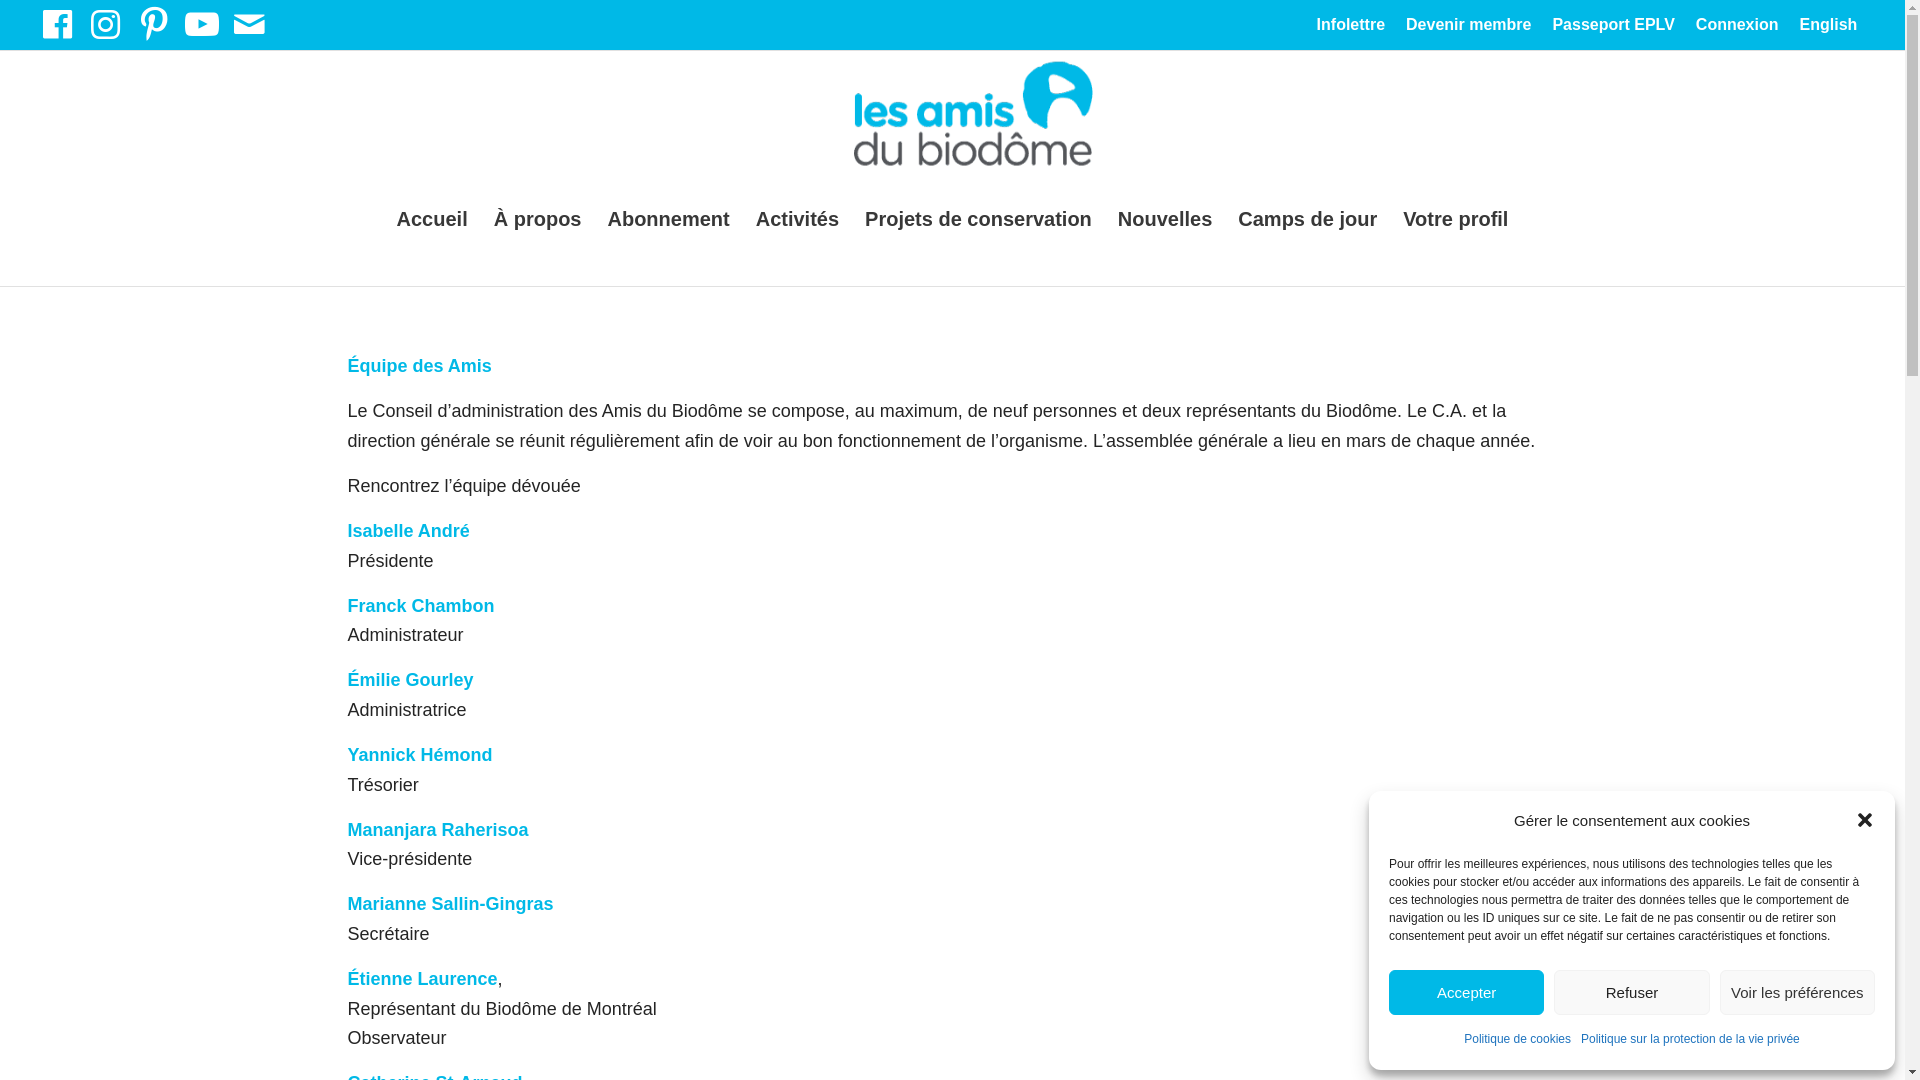 This screenshot has height=1080, width=1920. Describe the element at coordinates (152, 23) in the screenshot. I see `'Pinterest'` at that location.